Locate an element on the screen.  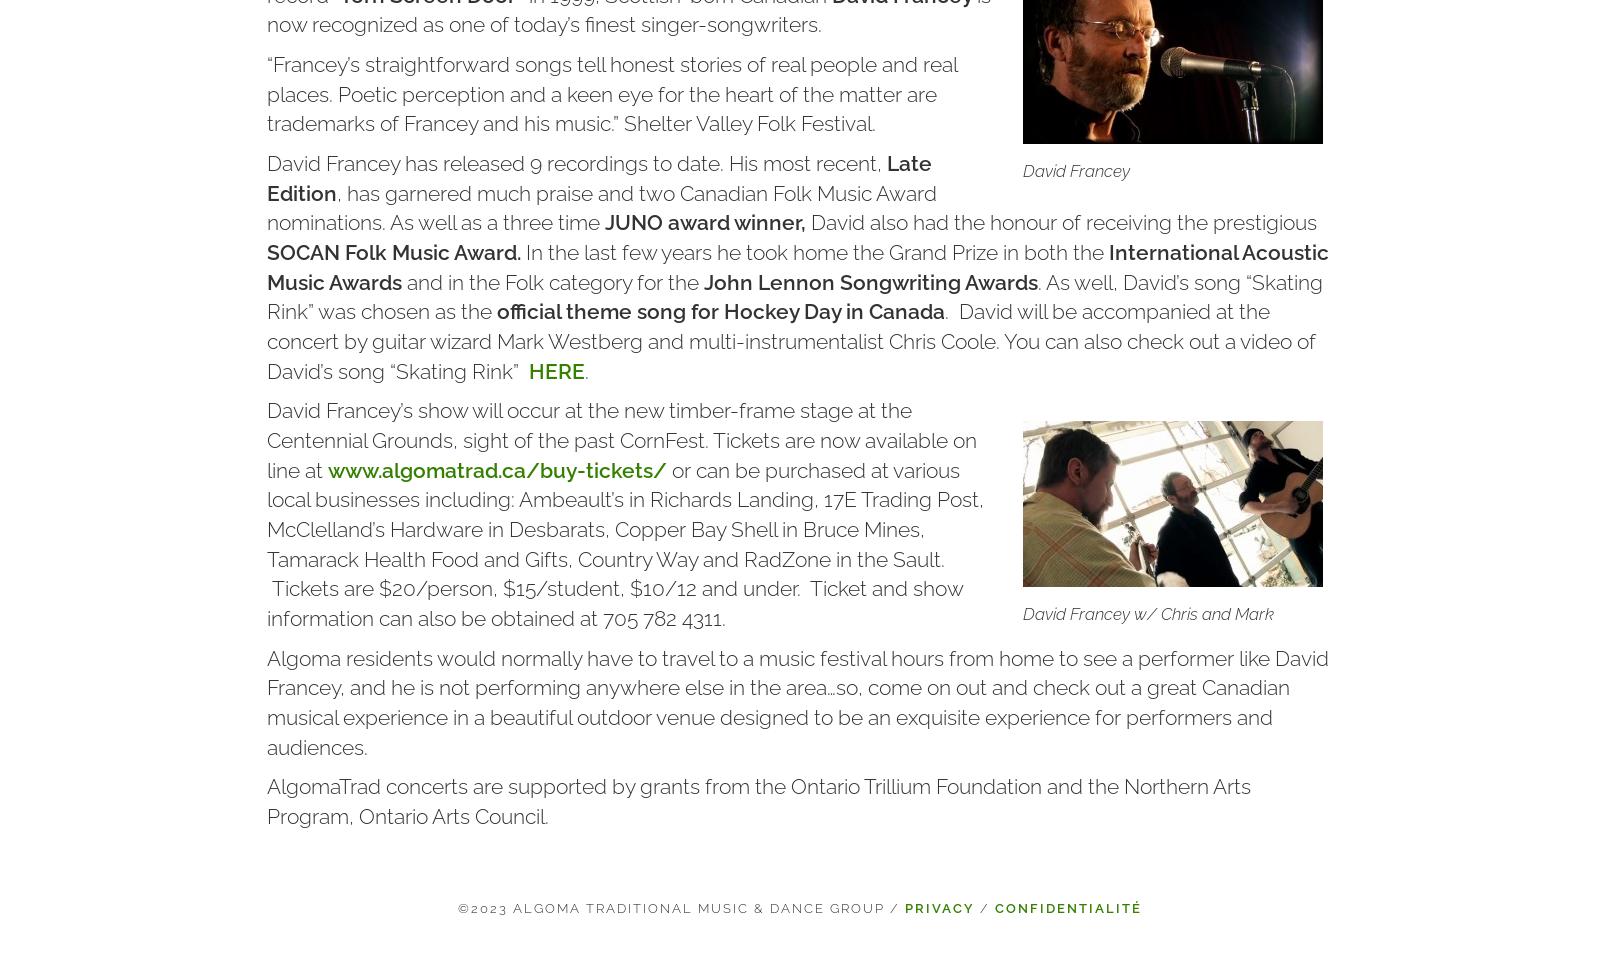
'AlgomaTrad concerts are supported by grants from the Ontario Trillium Foundation and the Northern Arts Program, Ontario Arts Council.' is located at coordinates (266, 800).